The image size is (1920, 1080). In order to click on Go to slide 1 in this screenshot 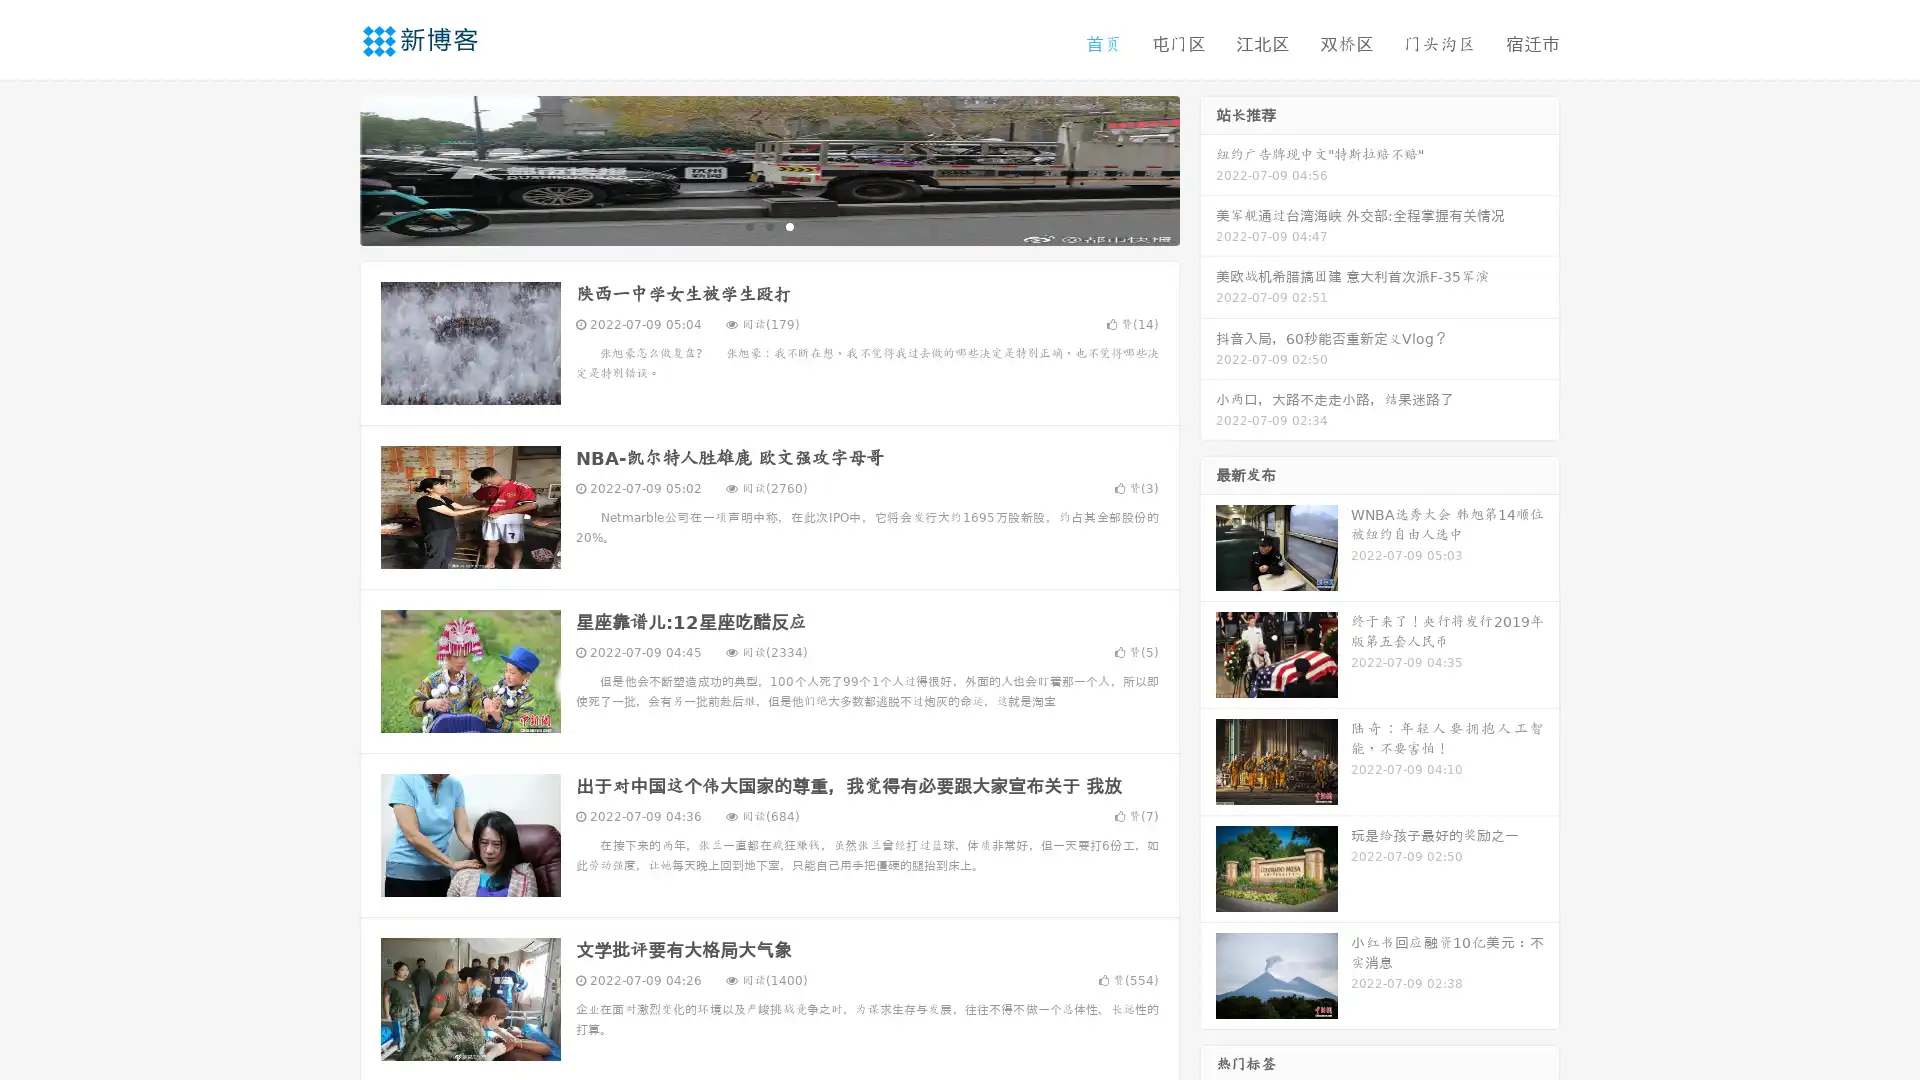, I will do `click(748, 225)`.